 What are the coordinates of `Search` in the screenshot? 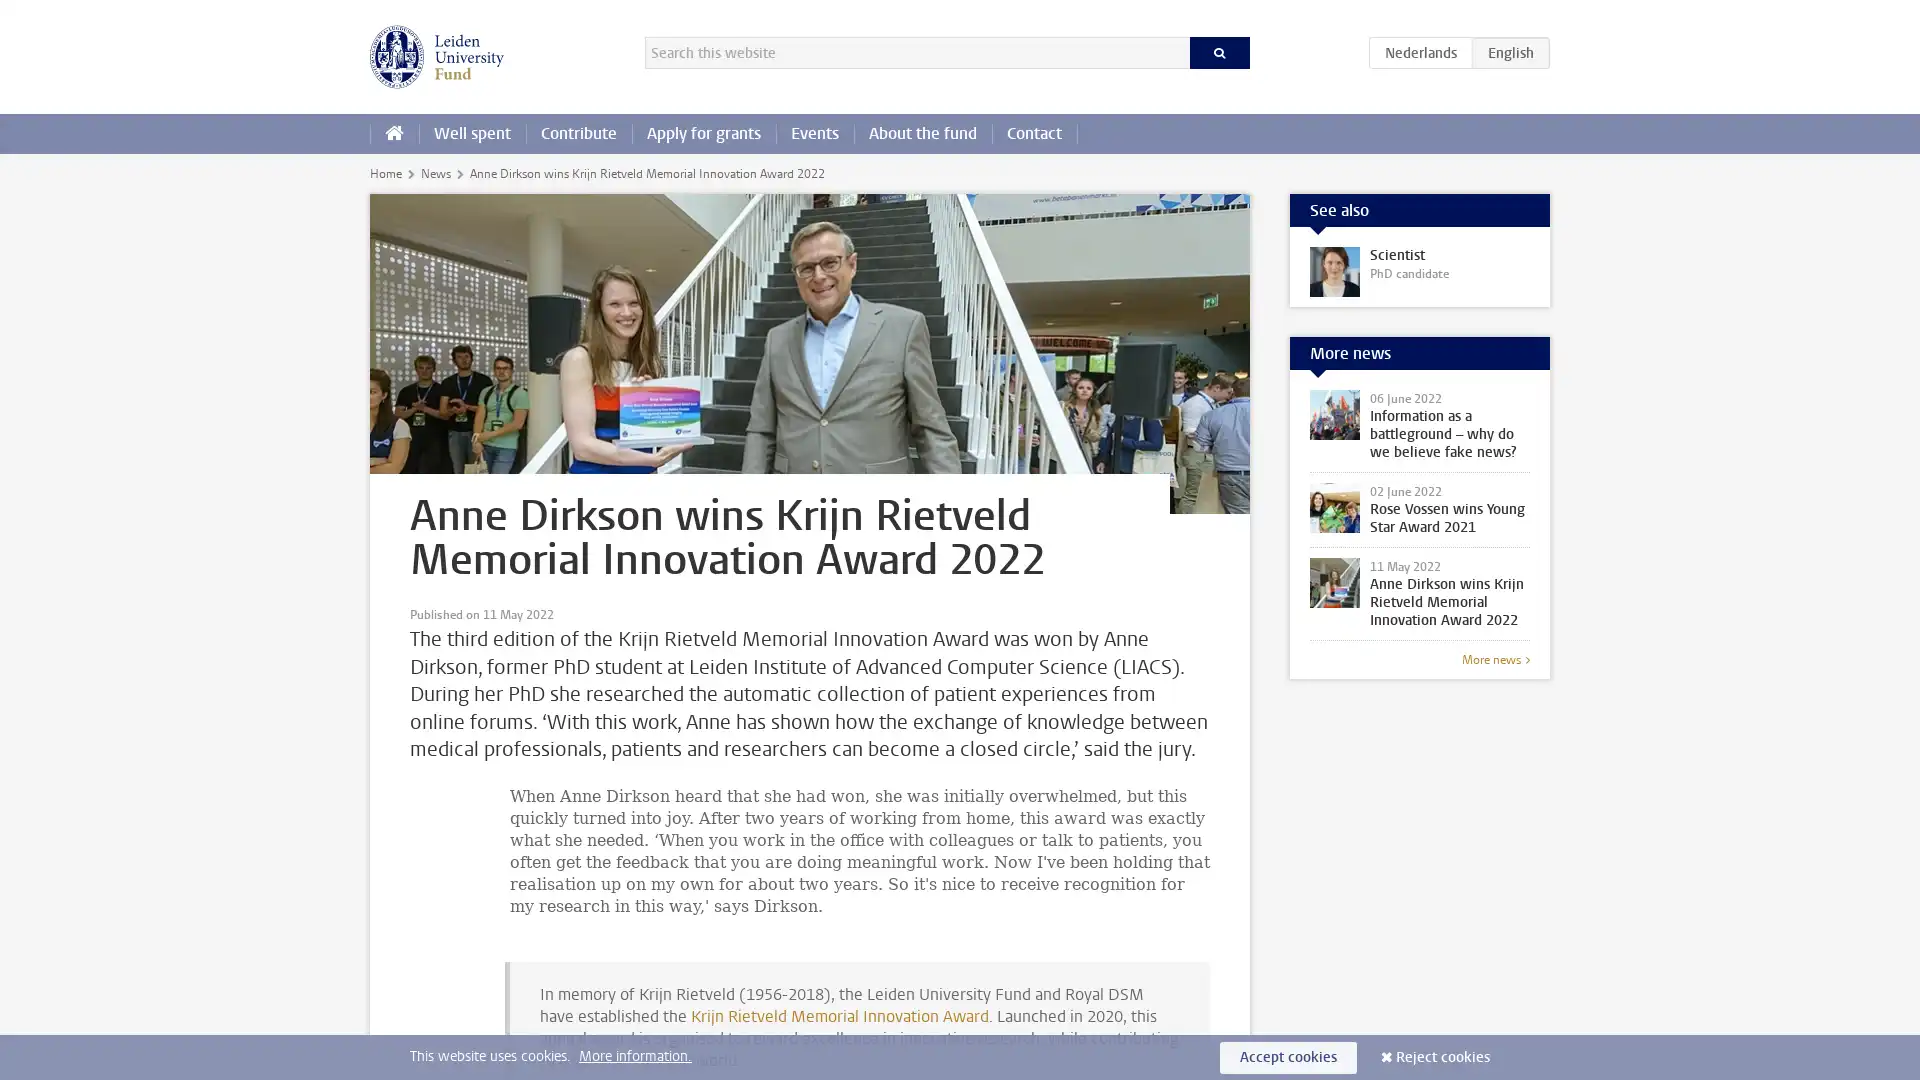 It's located at (1218, 52).